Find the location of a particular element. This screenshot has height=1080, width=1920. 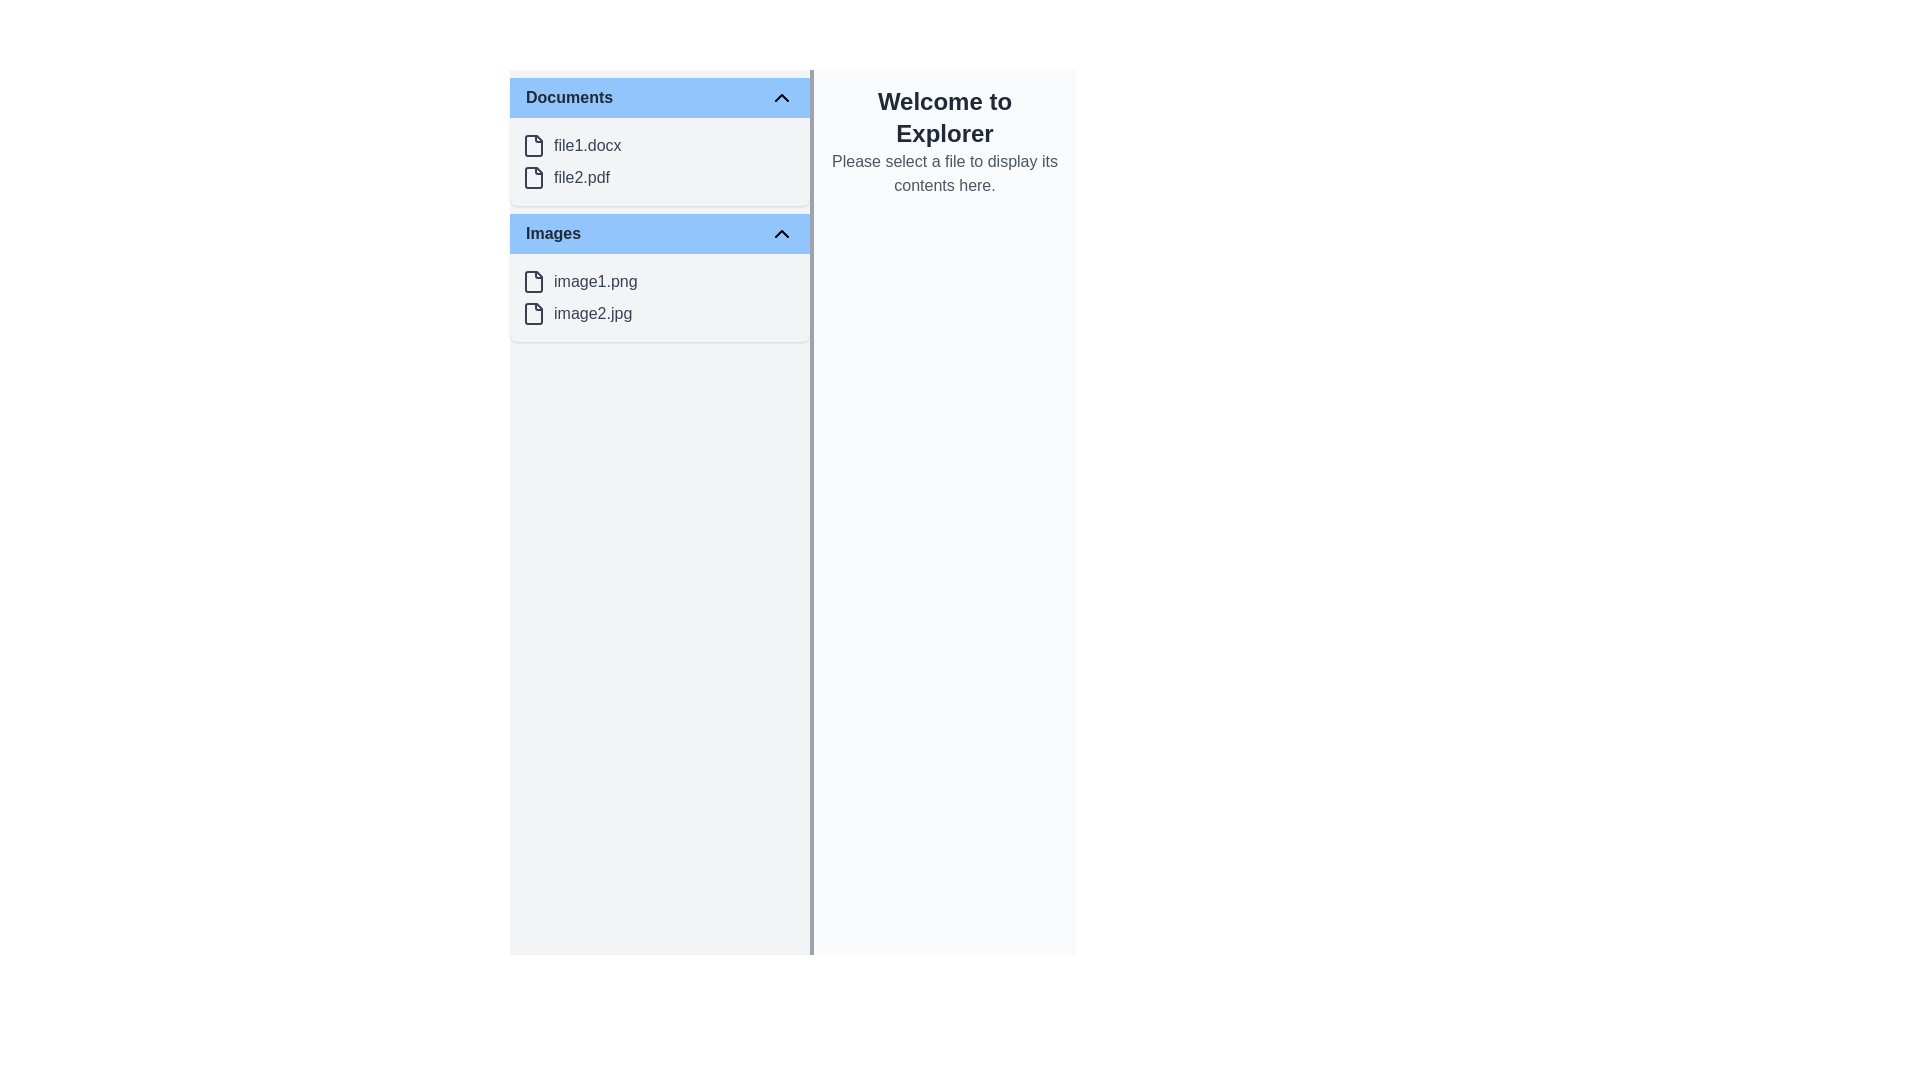

the SVG icon representing the file 'image1.png' in the 'Images' section of the sidebar is located at coordinates (533, 281).